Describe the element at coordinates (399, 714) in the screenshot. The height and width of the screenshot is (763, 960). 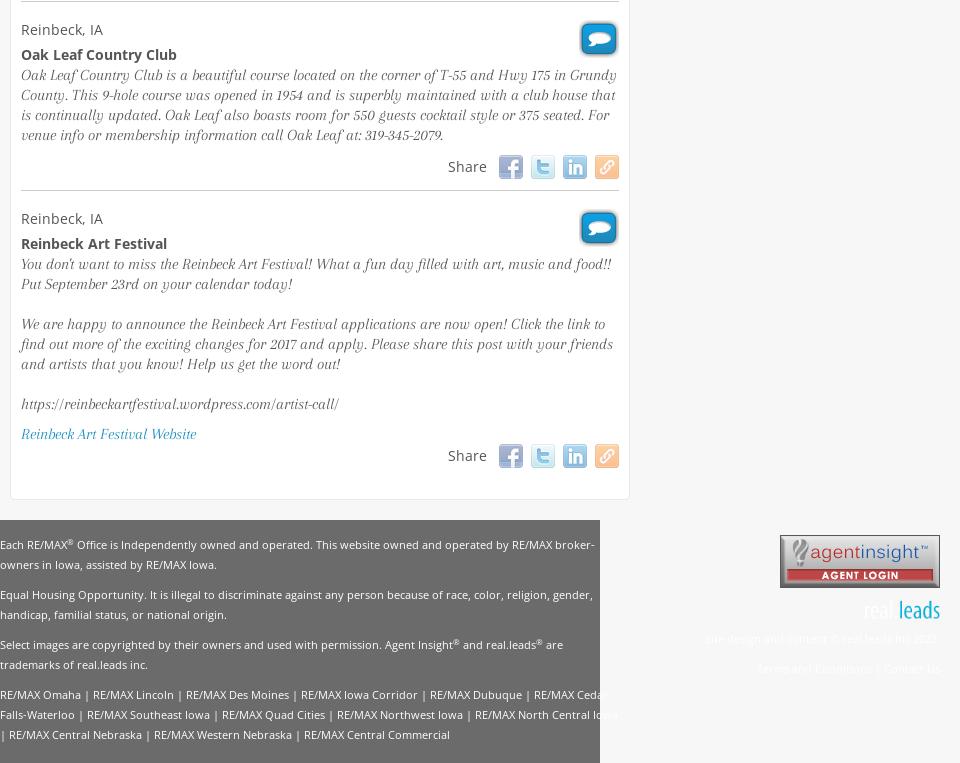
I see `'RE/MAX Northwest Iowa'` at that location.